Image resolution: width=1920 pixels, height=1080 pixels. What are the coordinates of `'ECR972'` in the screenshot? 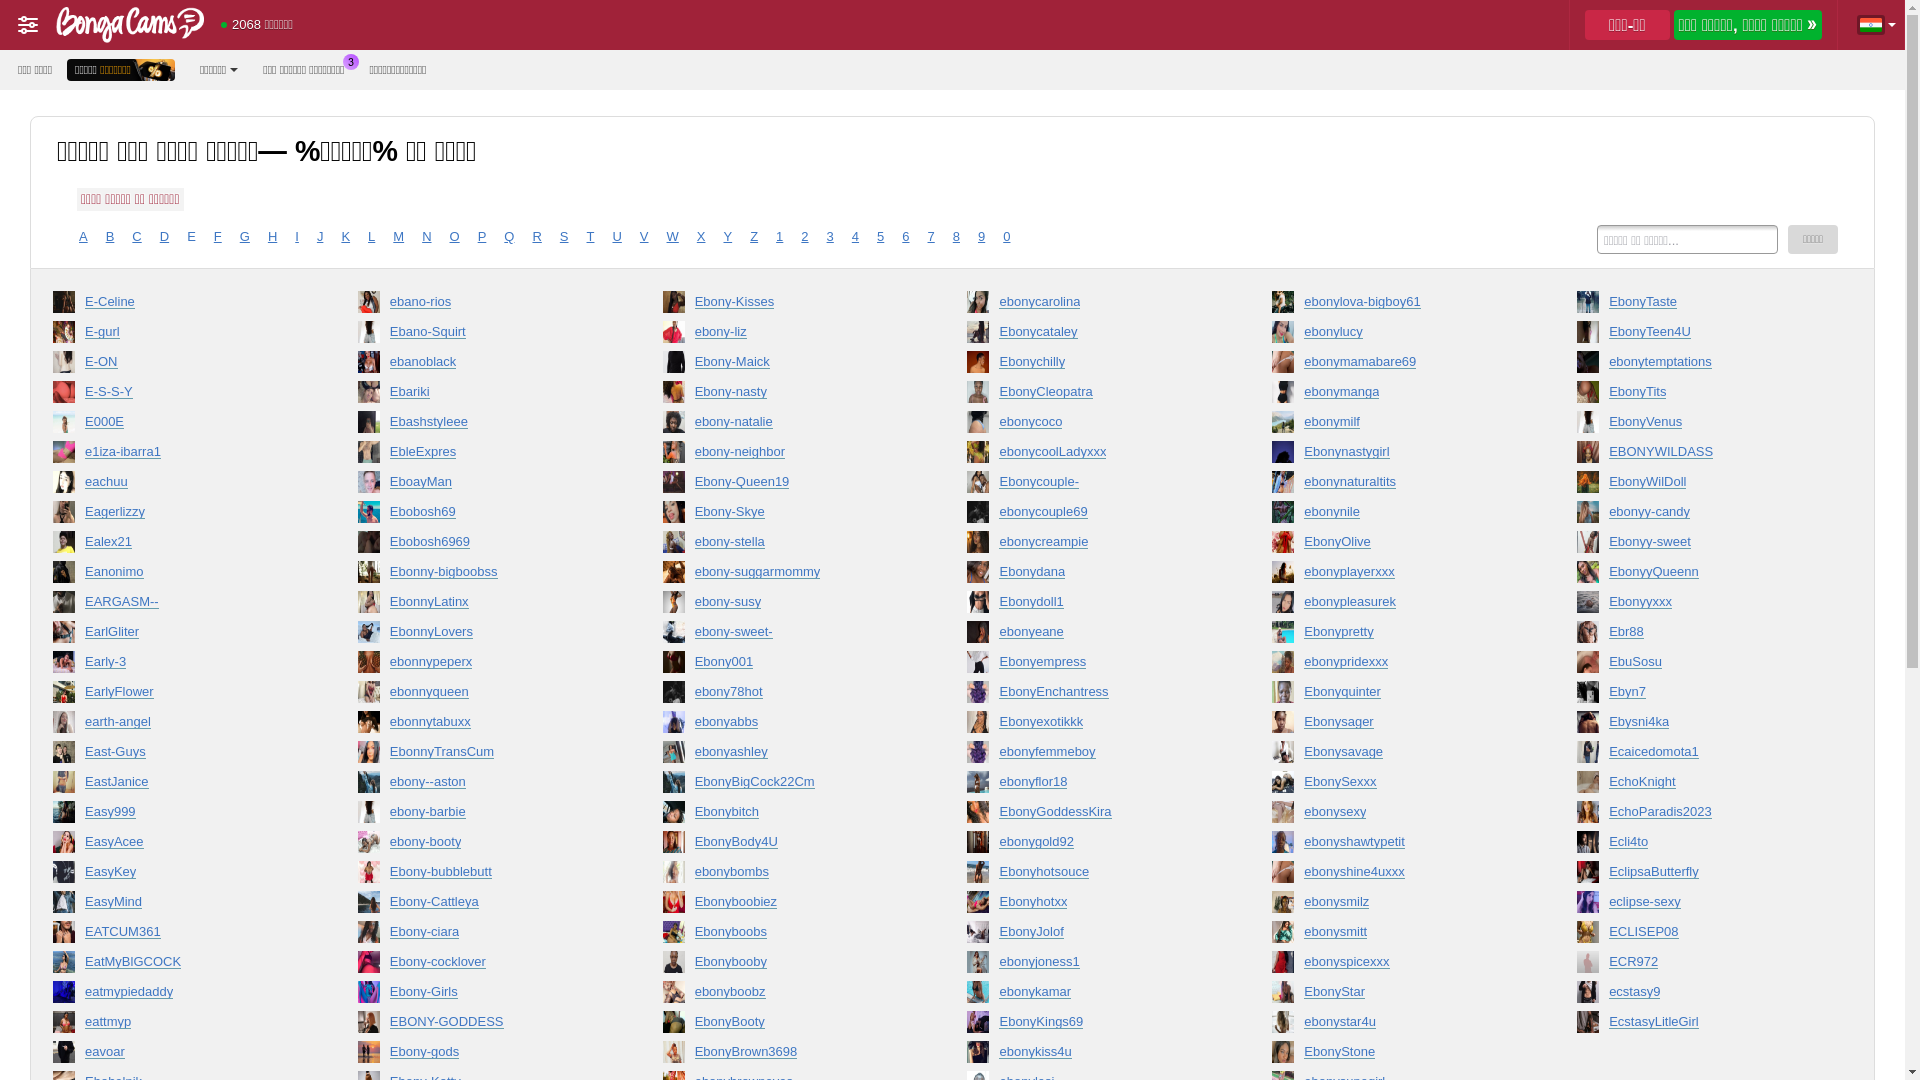 It's located at (1576, 964).